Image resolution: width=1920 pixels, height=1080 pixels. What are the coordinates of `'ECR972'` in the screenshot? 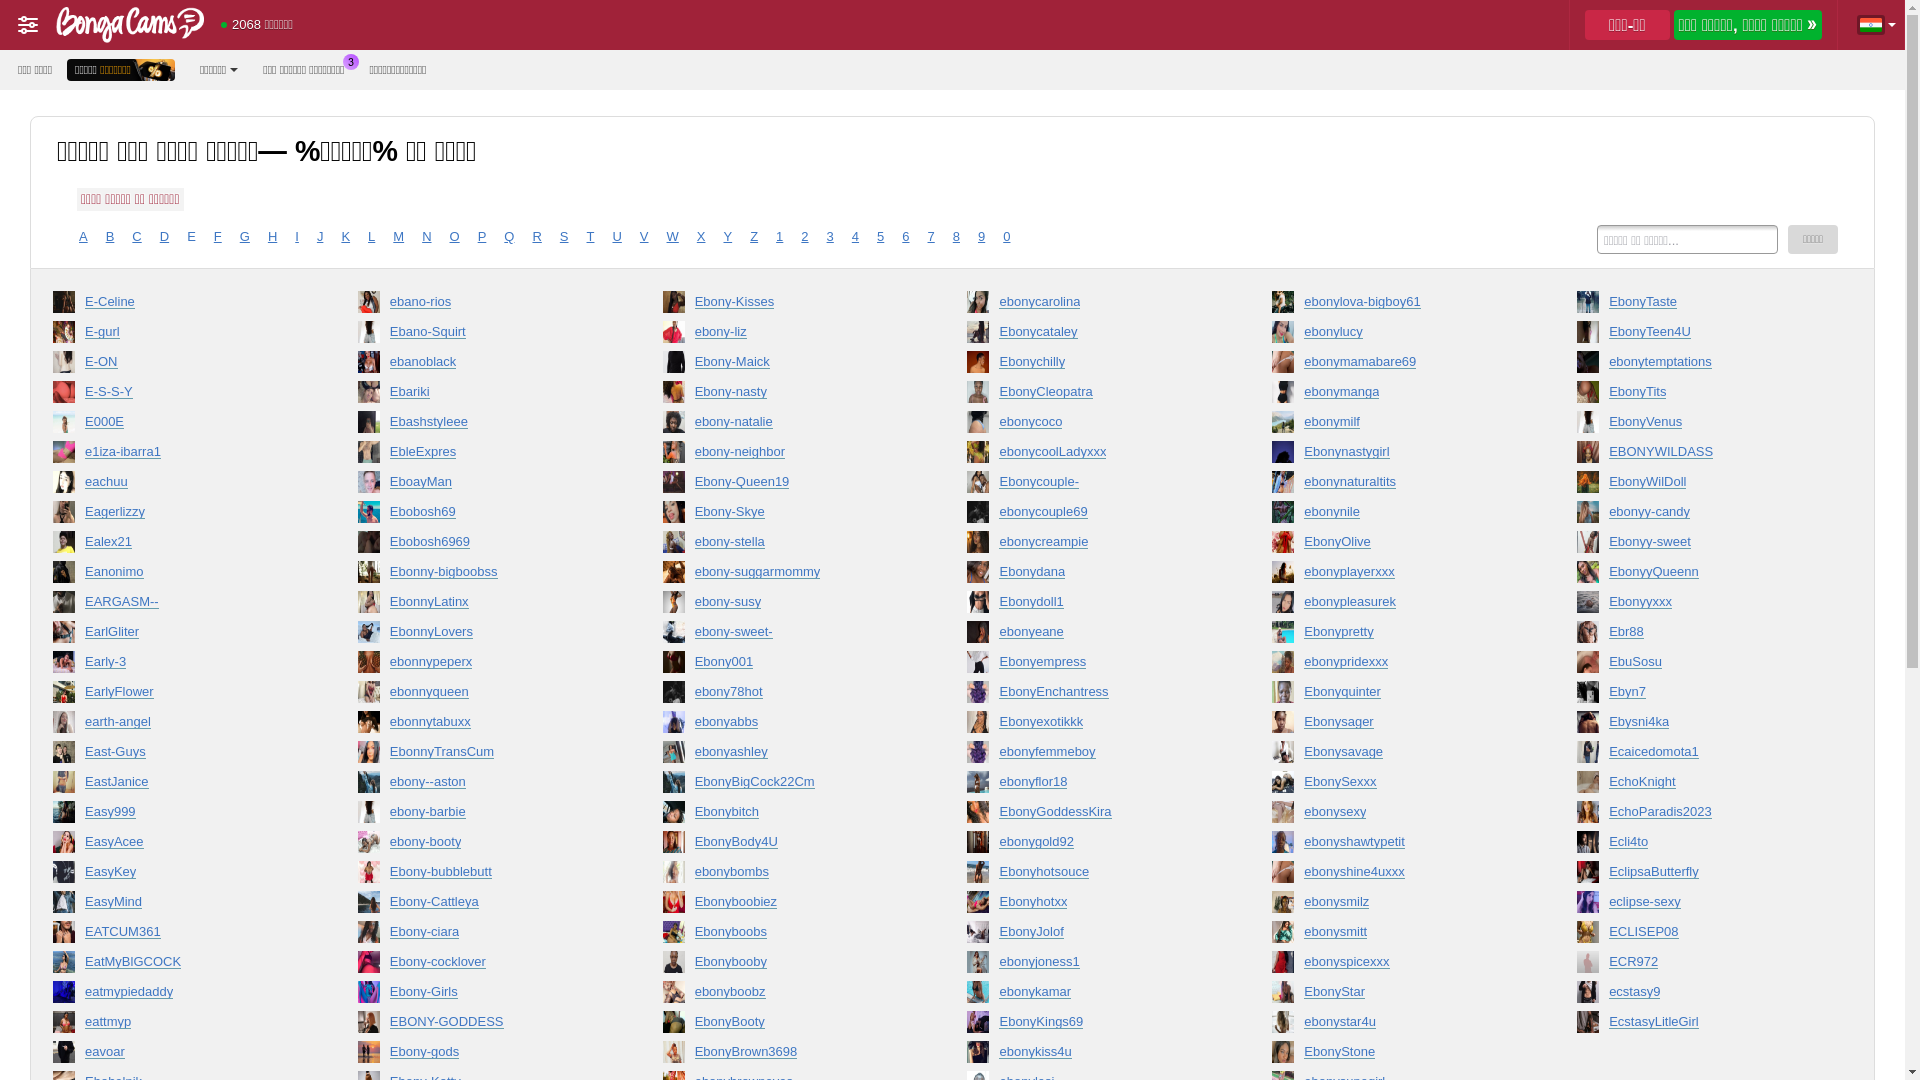 It's located at (1576, 964).